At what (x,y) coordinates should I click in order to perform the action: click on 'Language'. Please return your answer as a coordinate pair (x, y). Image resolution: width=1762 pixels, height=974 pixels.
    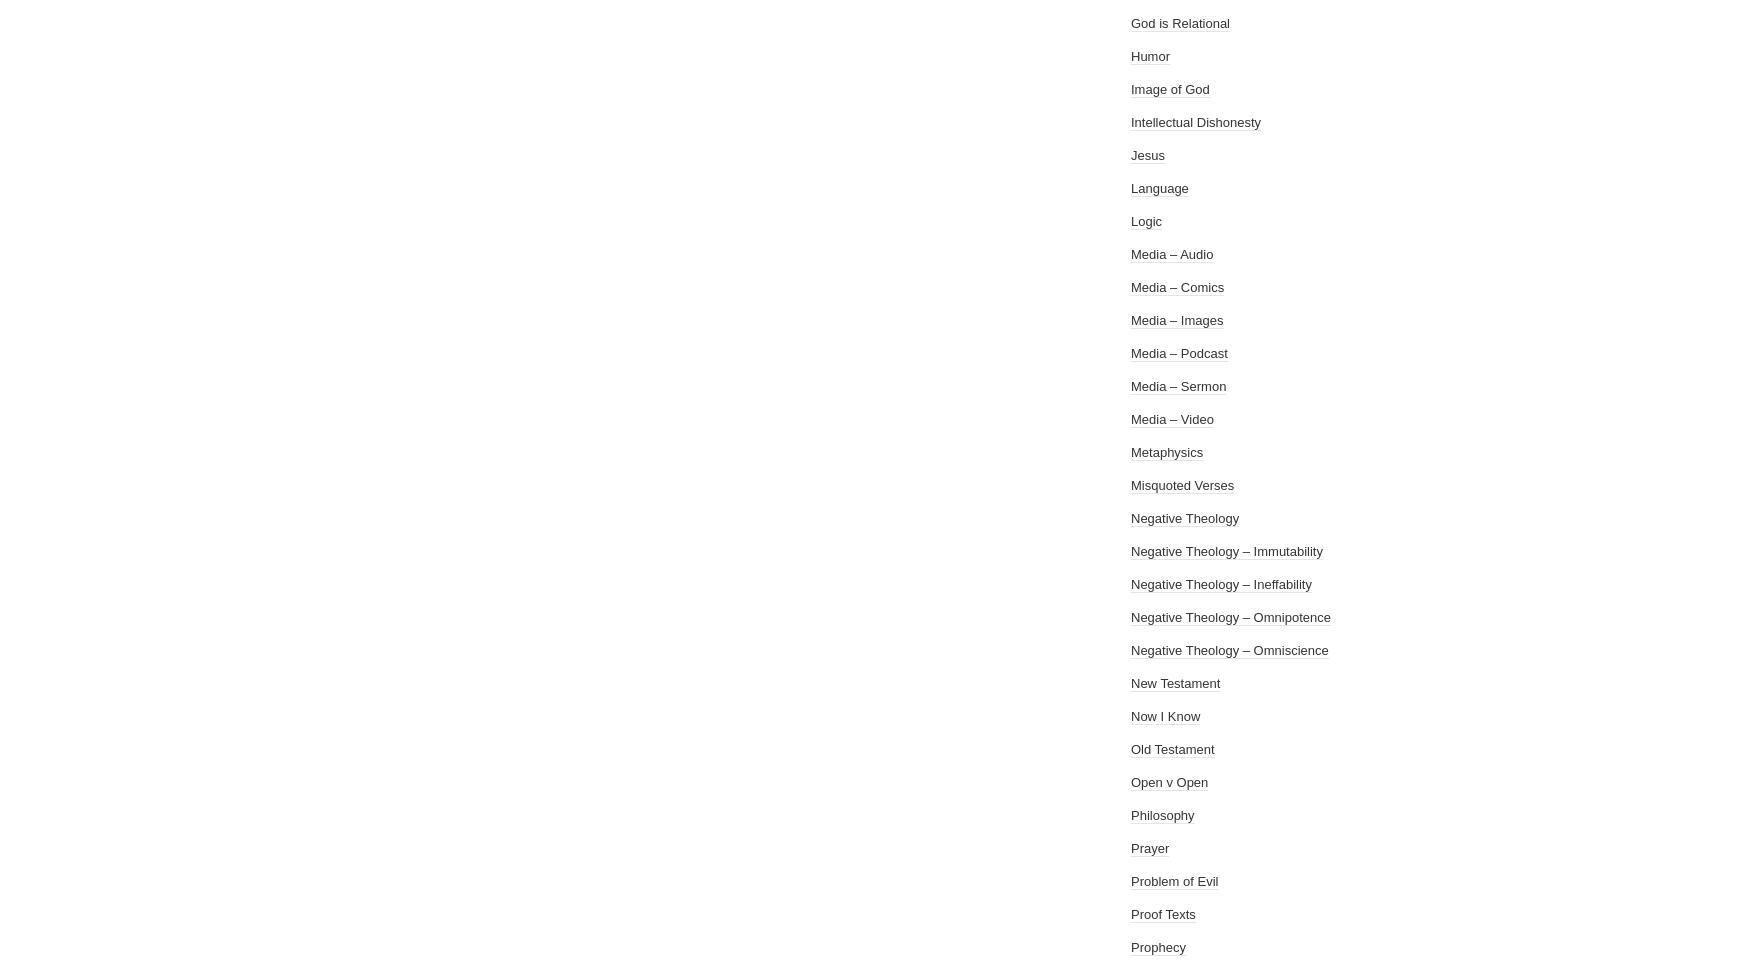
    Looking at the image, I should click on (1159, 188).